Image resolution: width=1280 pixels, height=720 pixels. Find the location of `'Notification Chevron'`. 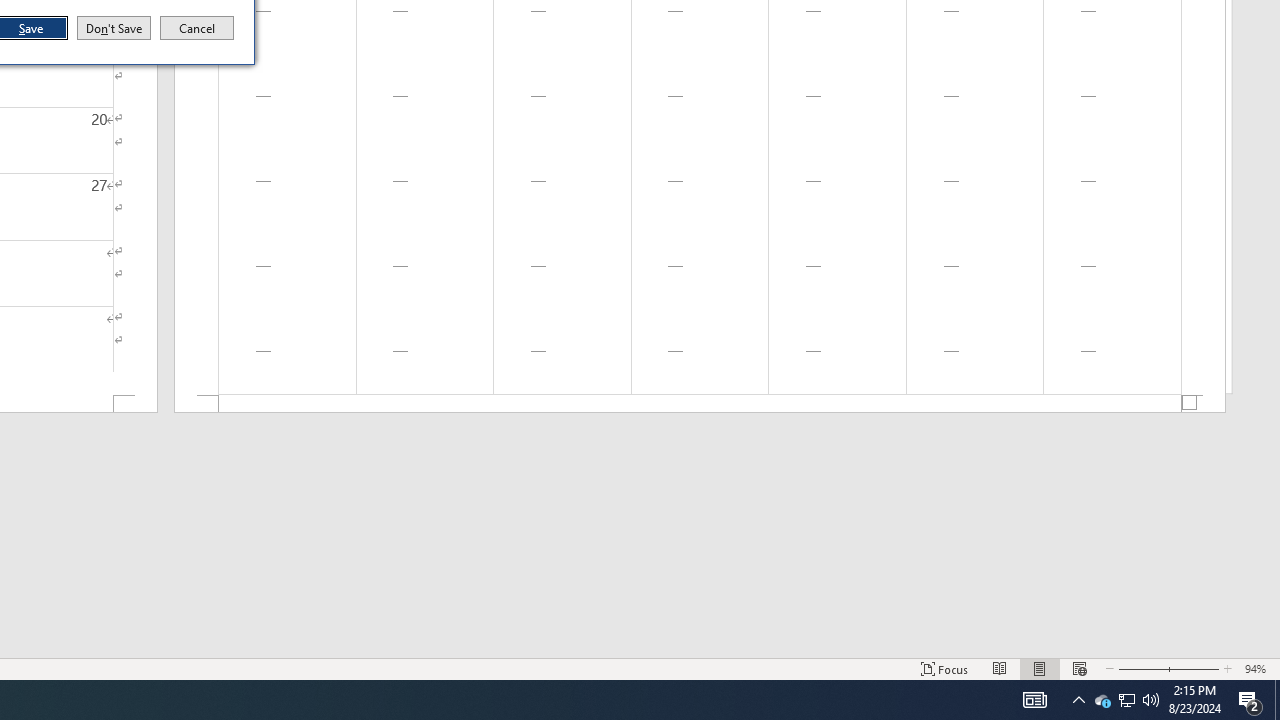

'Notification Chevron' is located at coordinates (1078, 698).